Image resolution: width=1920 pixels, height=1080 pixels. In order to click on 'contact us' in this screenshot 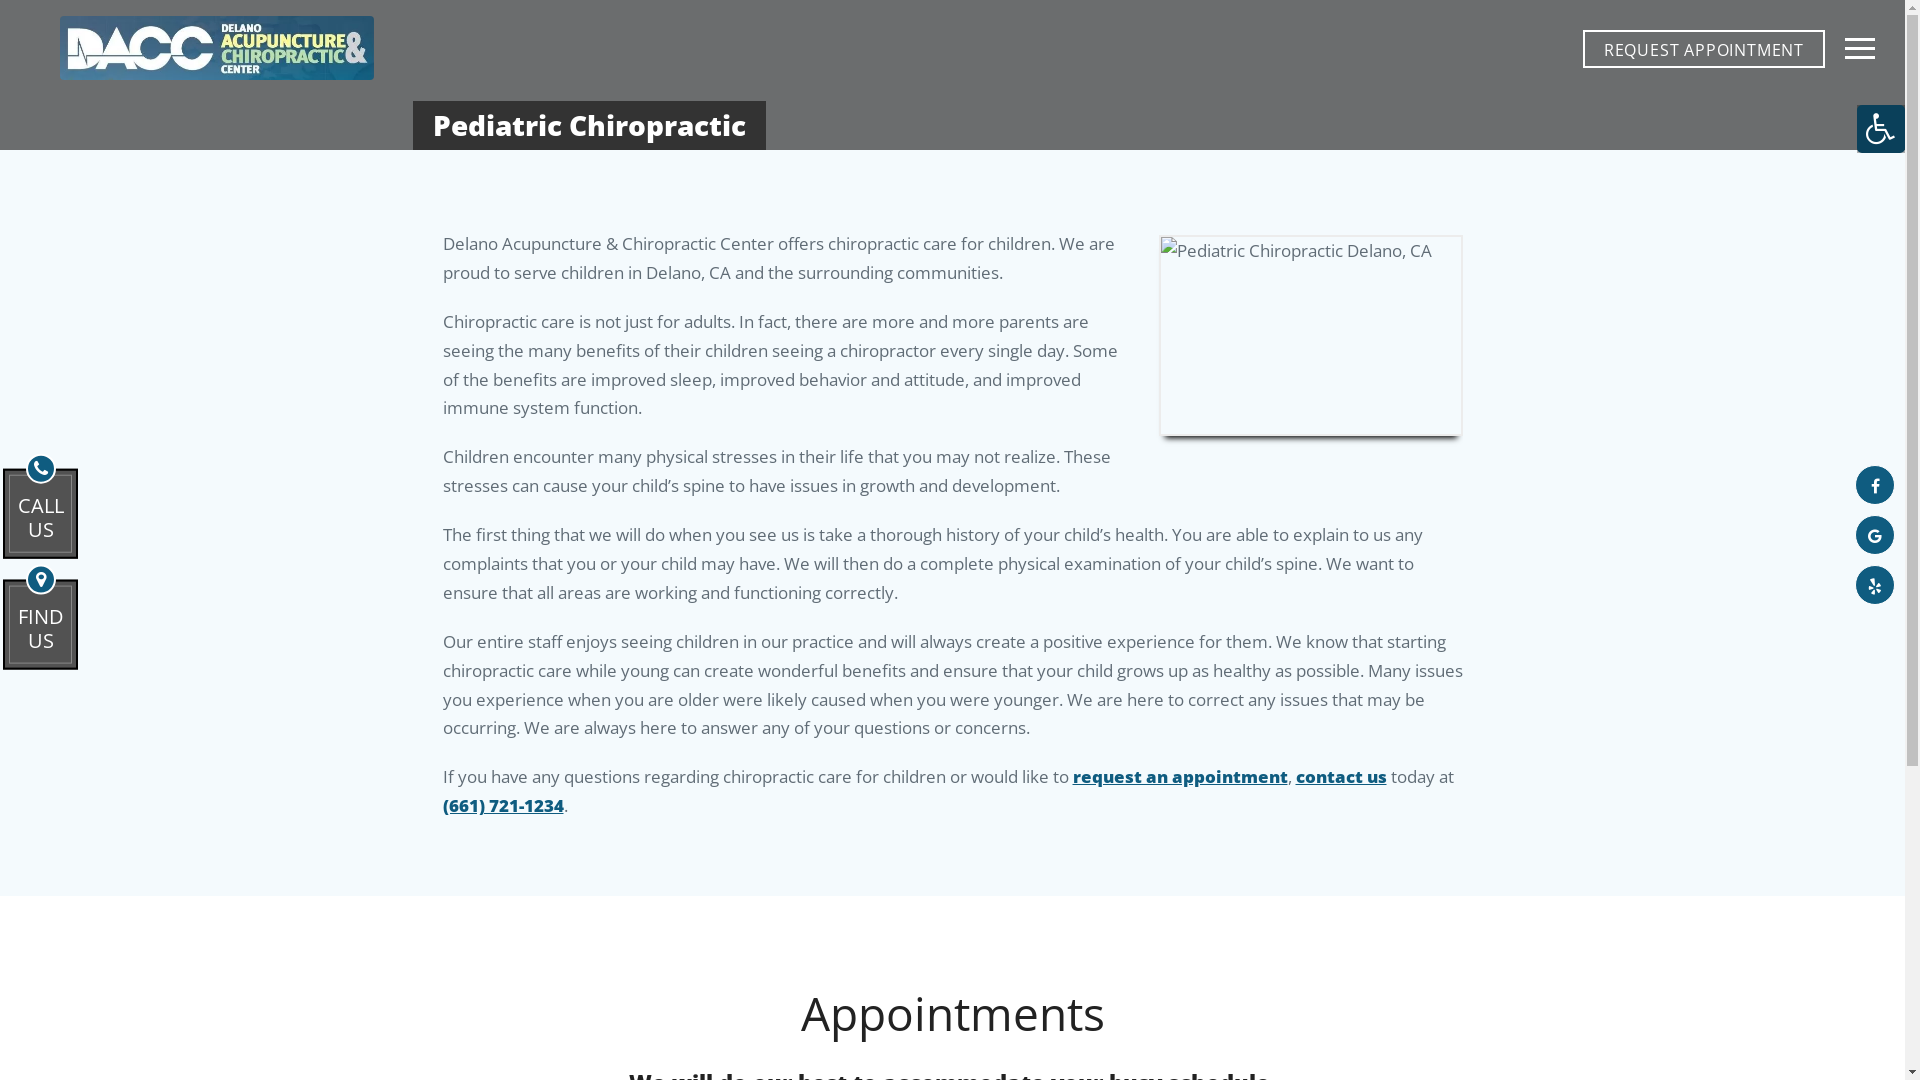, I will do `click(1341, 775)`.